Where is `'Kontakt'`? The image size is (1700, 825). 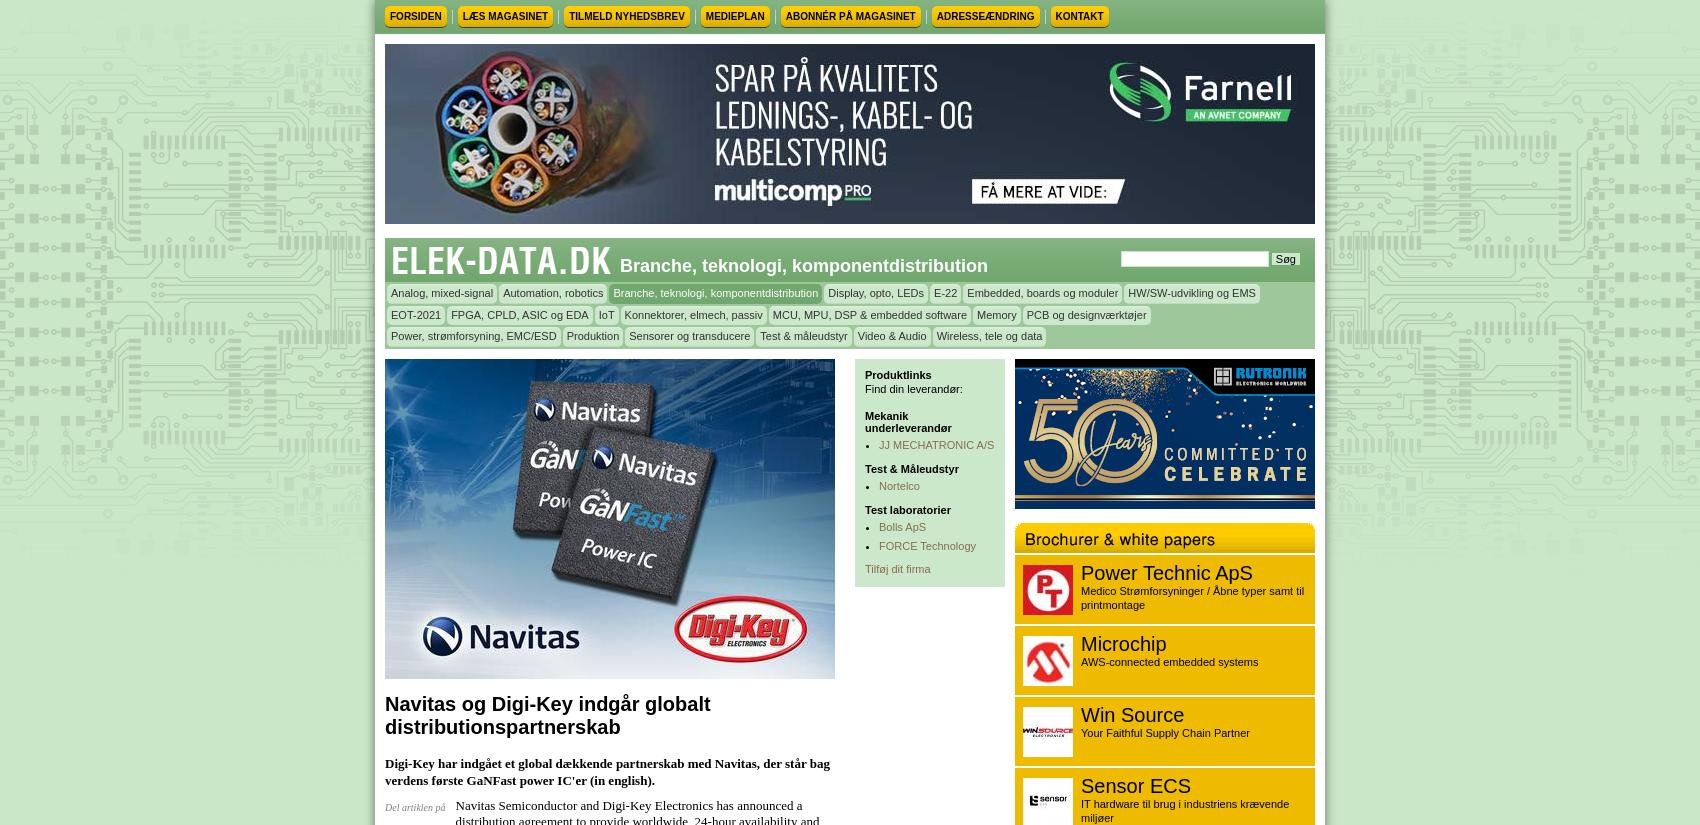
'Kontakt' is located at coordinates (1054, 15).